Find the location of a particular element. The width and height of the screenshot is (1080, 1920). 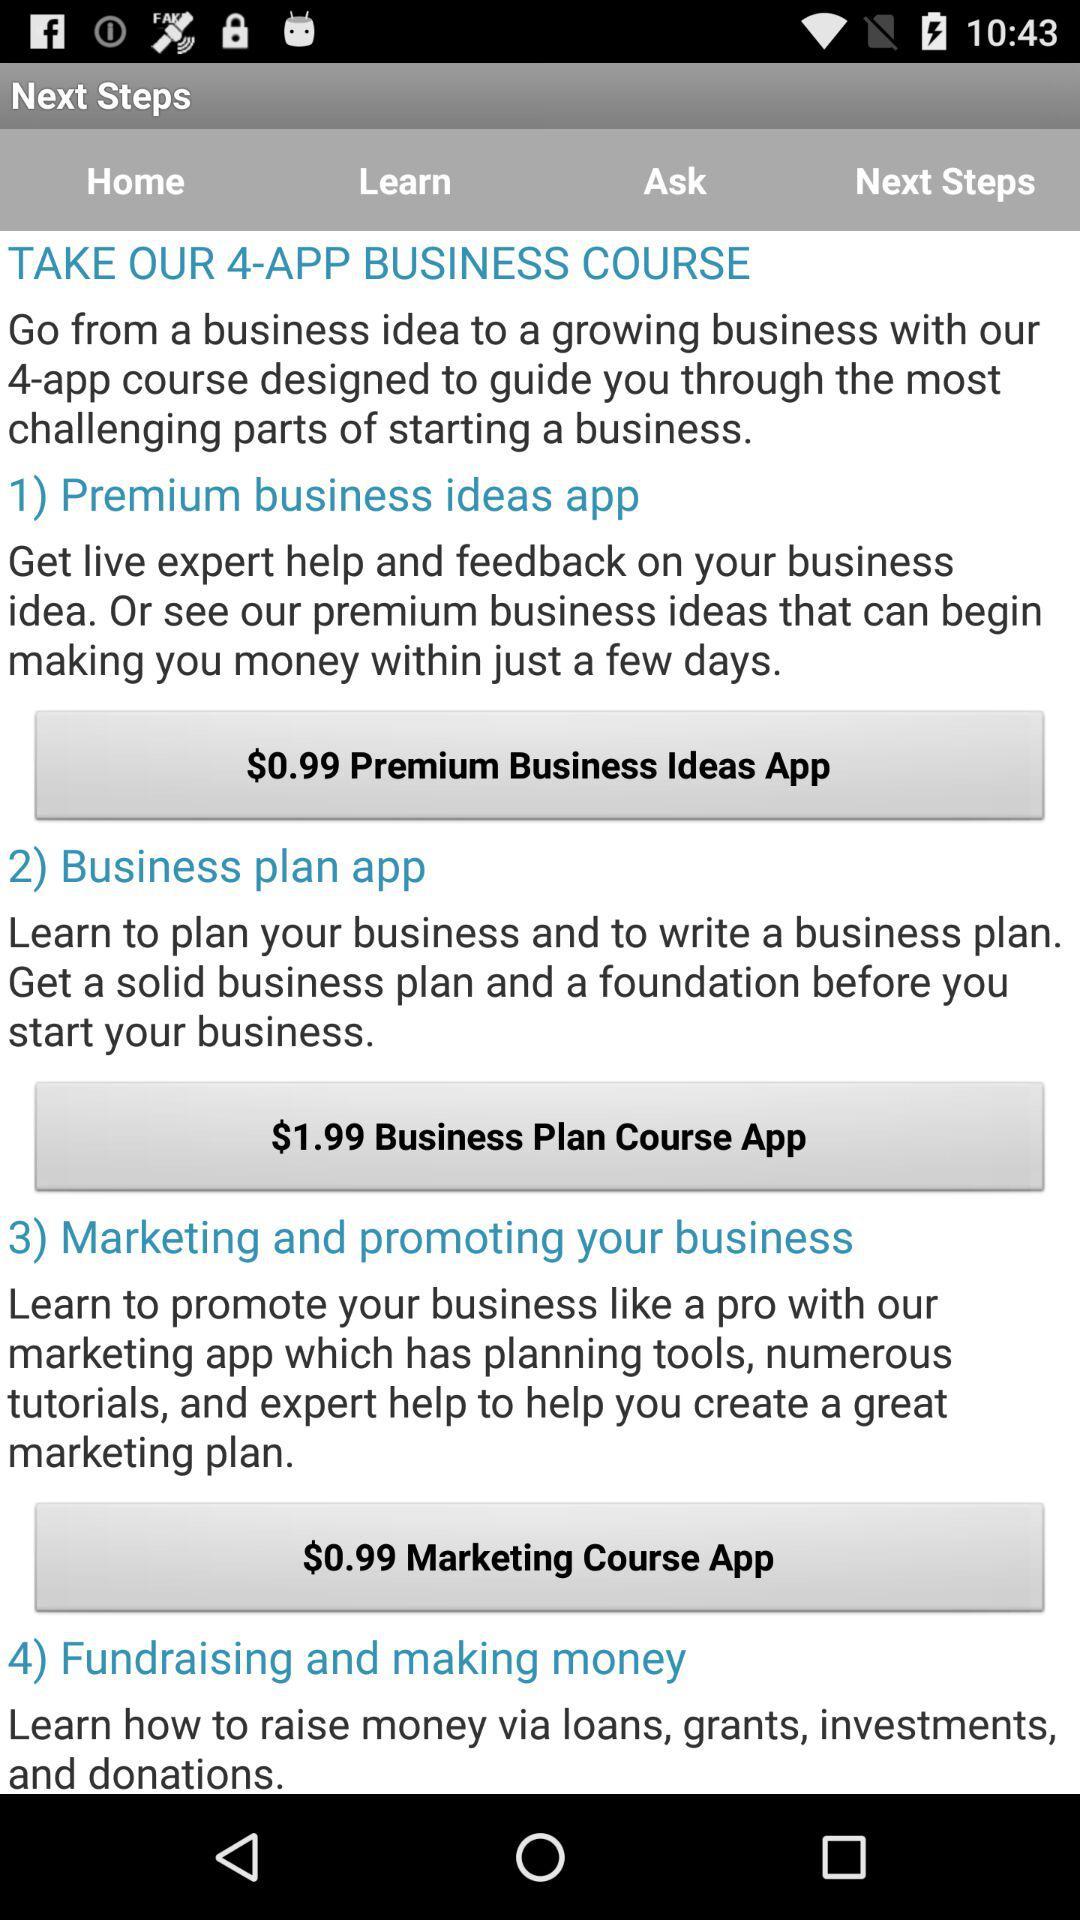

the ask icon is located at coordinates (675, 180).